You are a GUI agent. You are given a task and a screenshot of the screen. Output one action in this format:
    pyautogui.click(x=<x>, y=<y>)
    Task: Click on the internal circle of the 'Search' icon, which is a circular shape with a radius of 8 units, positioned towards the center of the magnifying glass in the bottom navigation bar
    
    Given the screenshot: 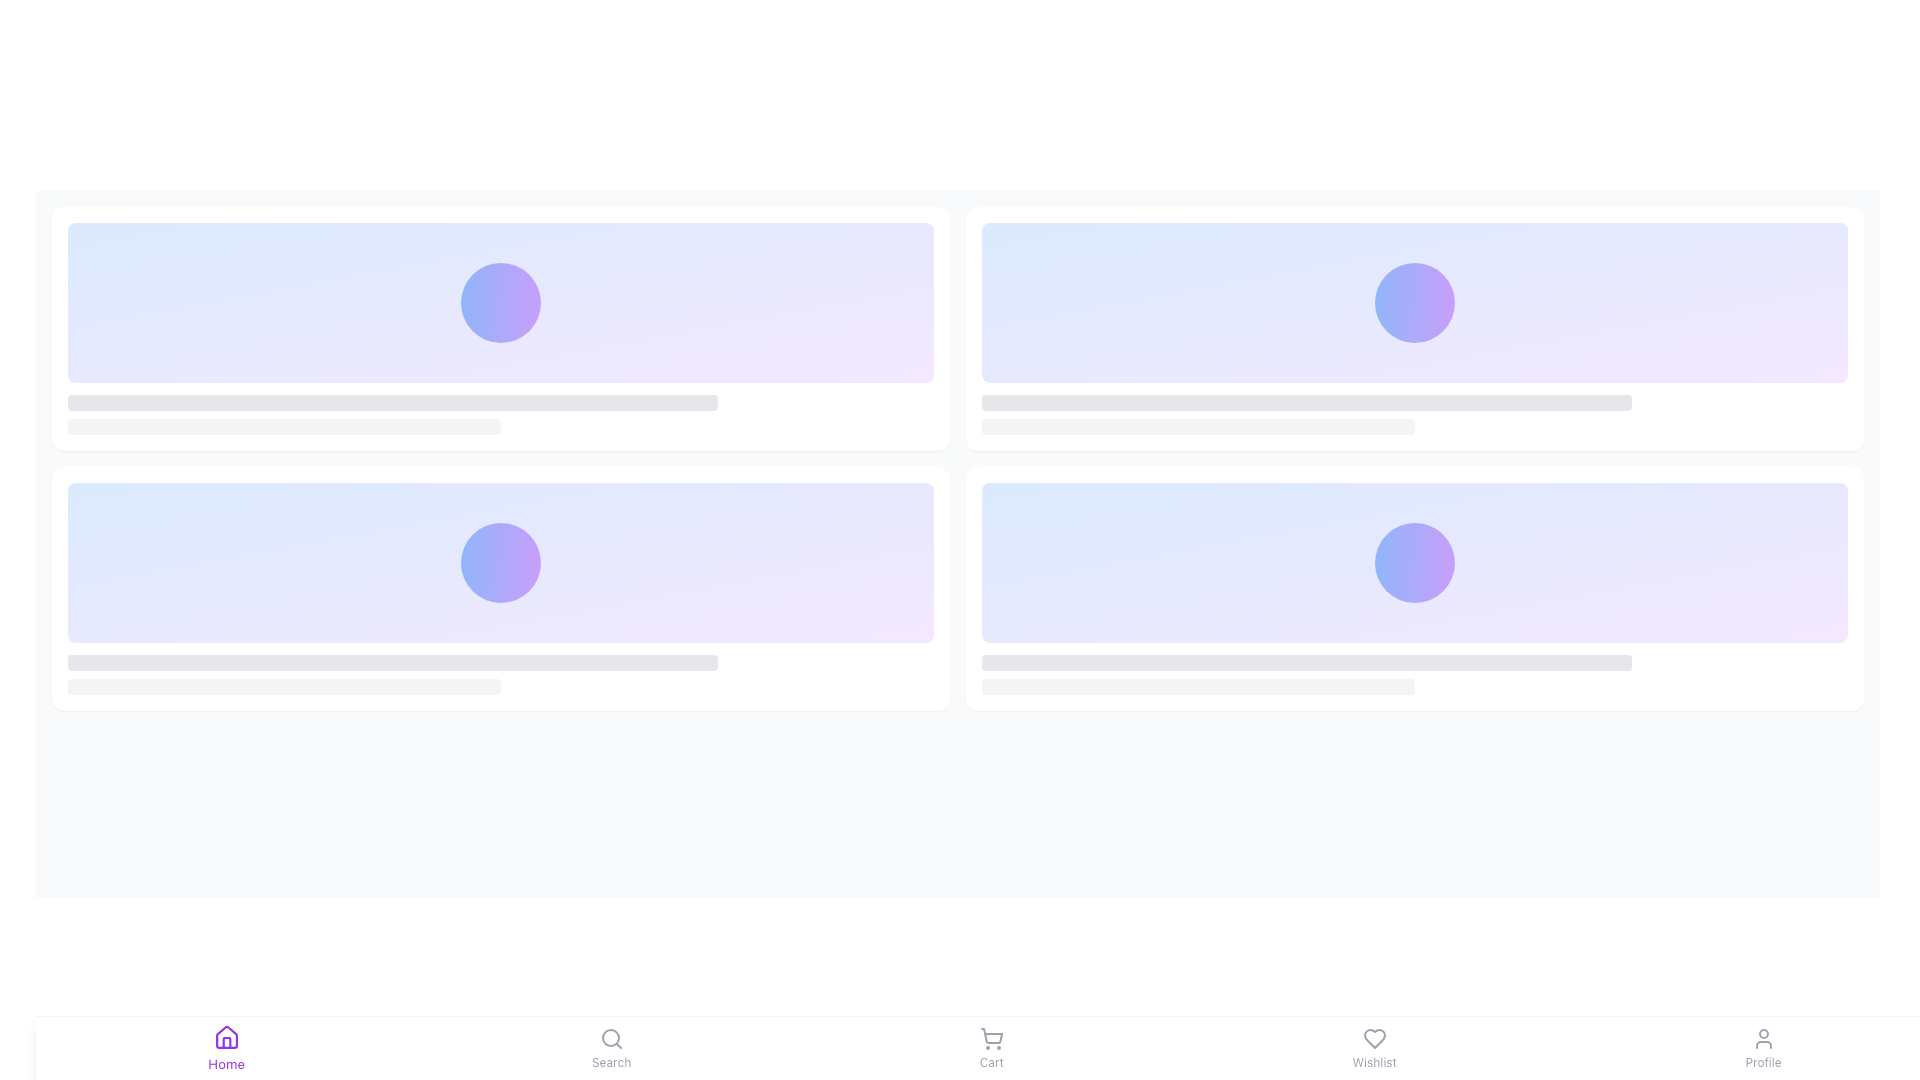 What is the action you would take?
    pyautogui.click(x=609, y=1036)
    